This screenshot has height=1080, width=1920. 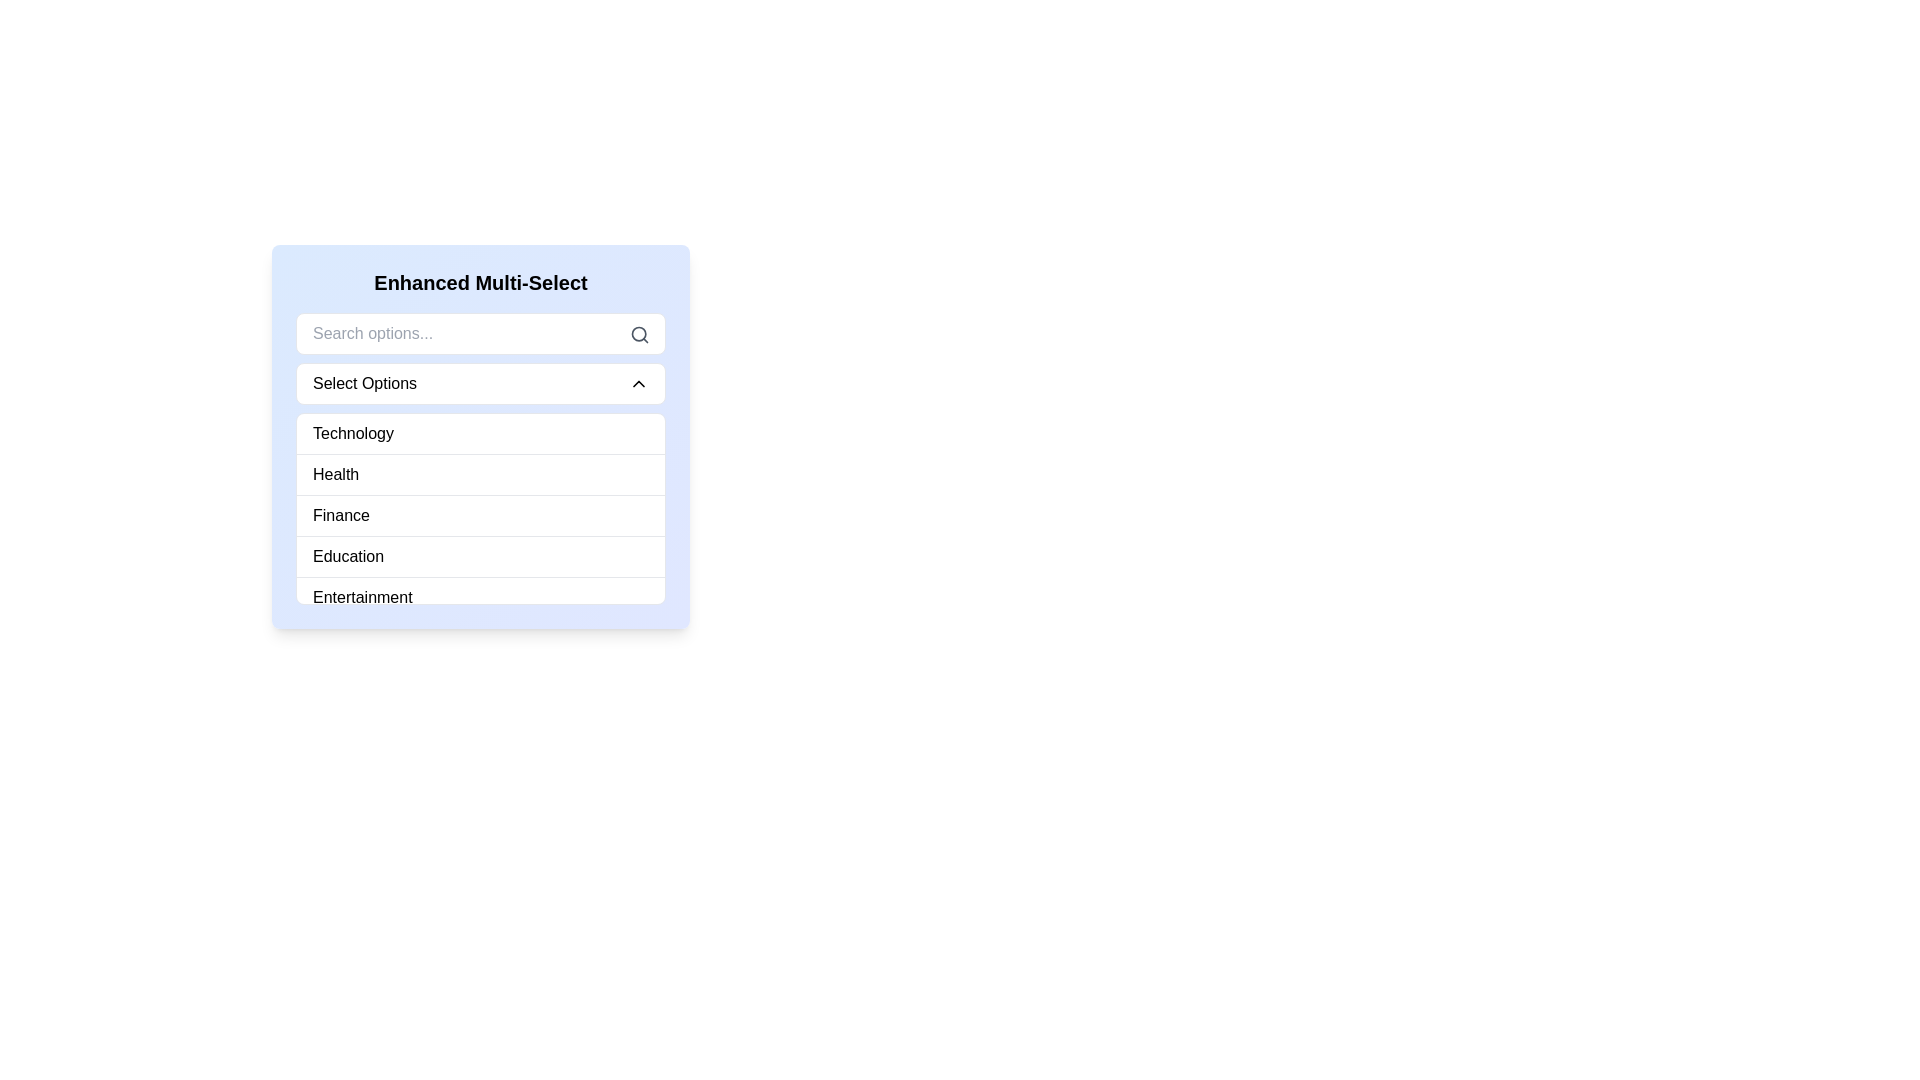 What do you see at coordinates (480, 508) in the screenshot?
I see `the 'Finance' option in the Scrollable List Menu located in the middle central region of the card titled 'Enhanced Multi-Select'` at bounding box center [480, 508].